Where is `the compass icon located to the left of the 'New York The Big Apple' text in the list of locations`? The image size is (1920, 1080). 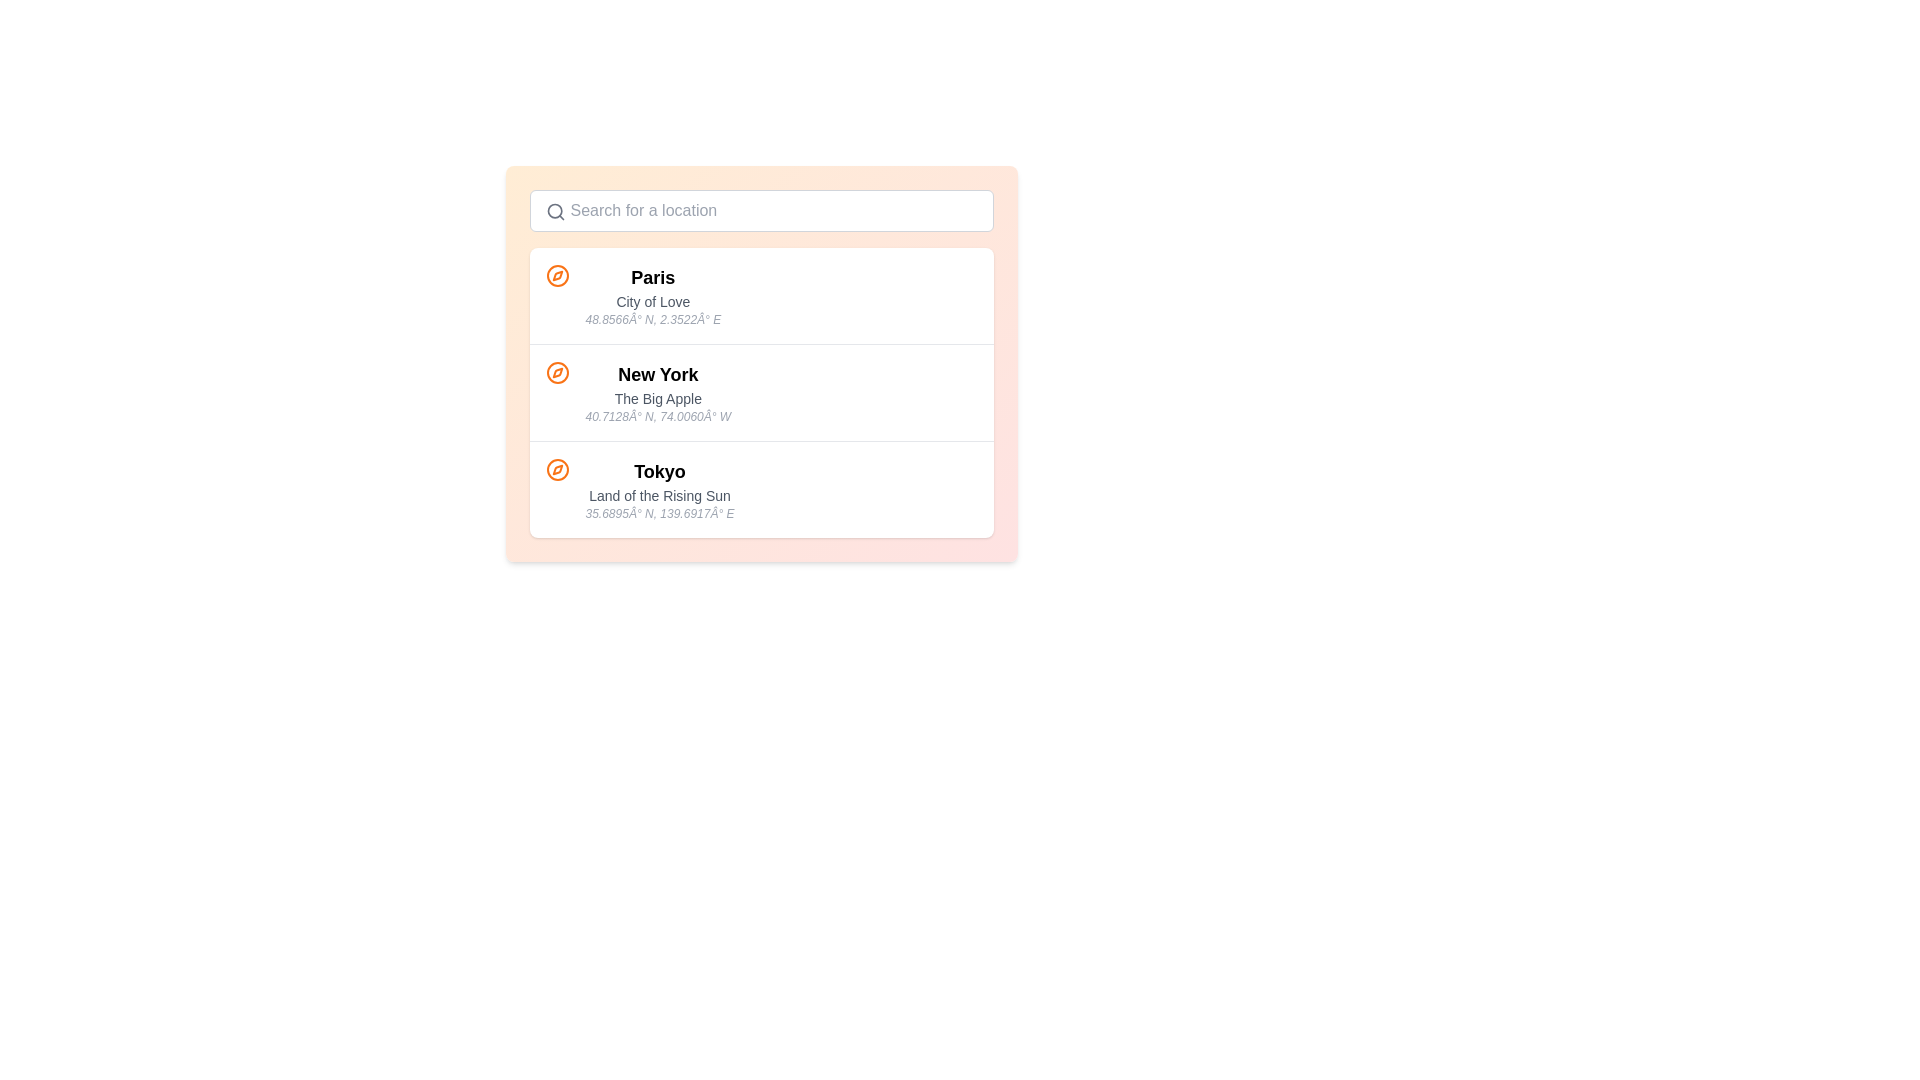
the compass icon located to the left of the 'New York The Big Apple' text in the list of locations is located at coordinates (557, 373).